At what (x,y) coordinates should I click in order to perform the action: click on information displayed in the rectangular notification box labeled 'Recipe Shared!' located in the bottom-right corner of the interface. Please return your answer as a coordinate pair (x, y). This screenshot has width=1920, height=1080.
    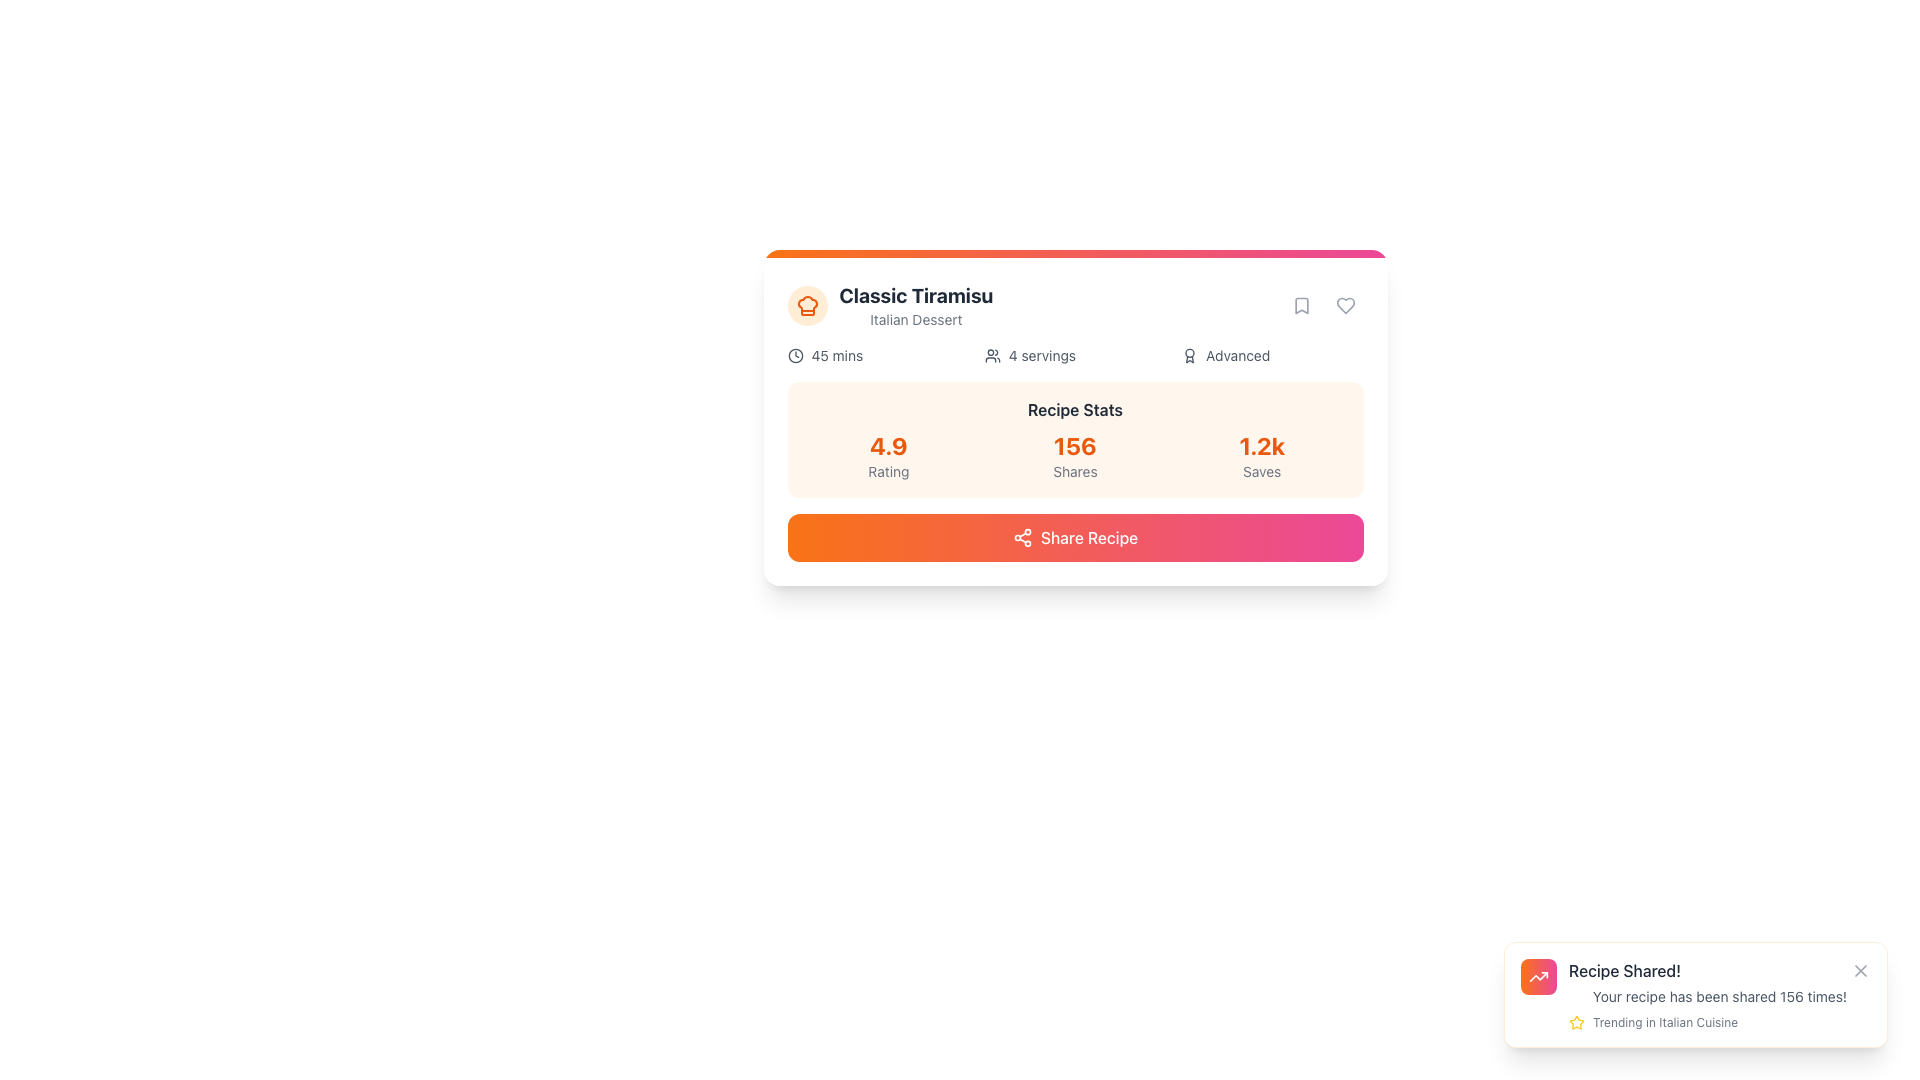
    Looking at the image, I should click on (1694, 995).